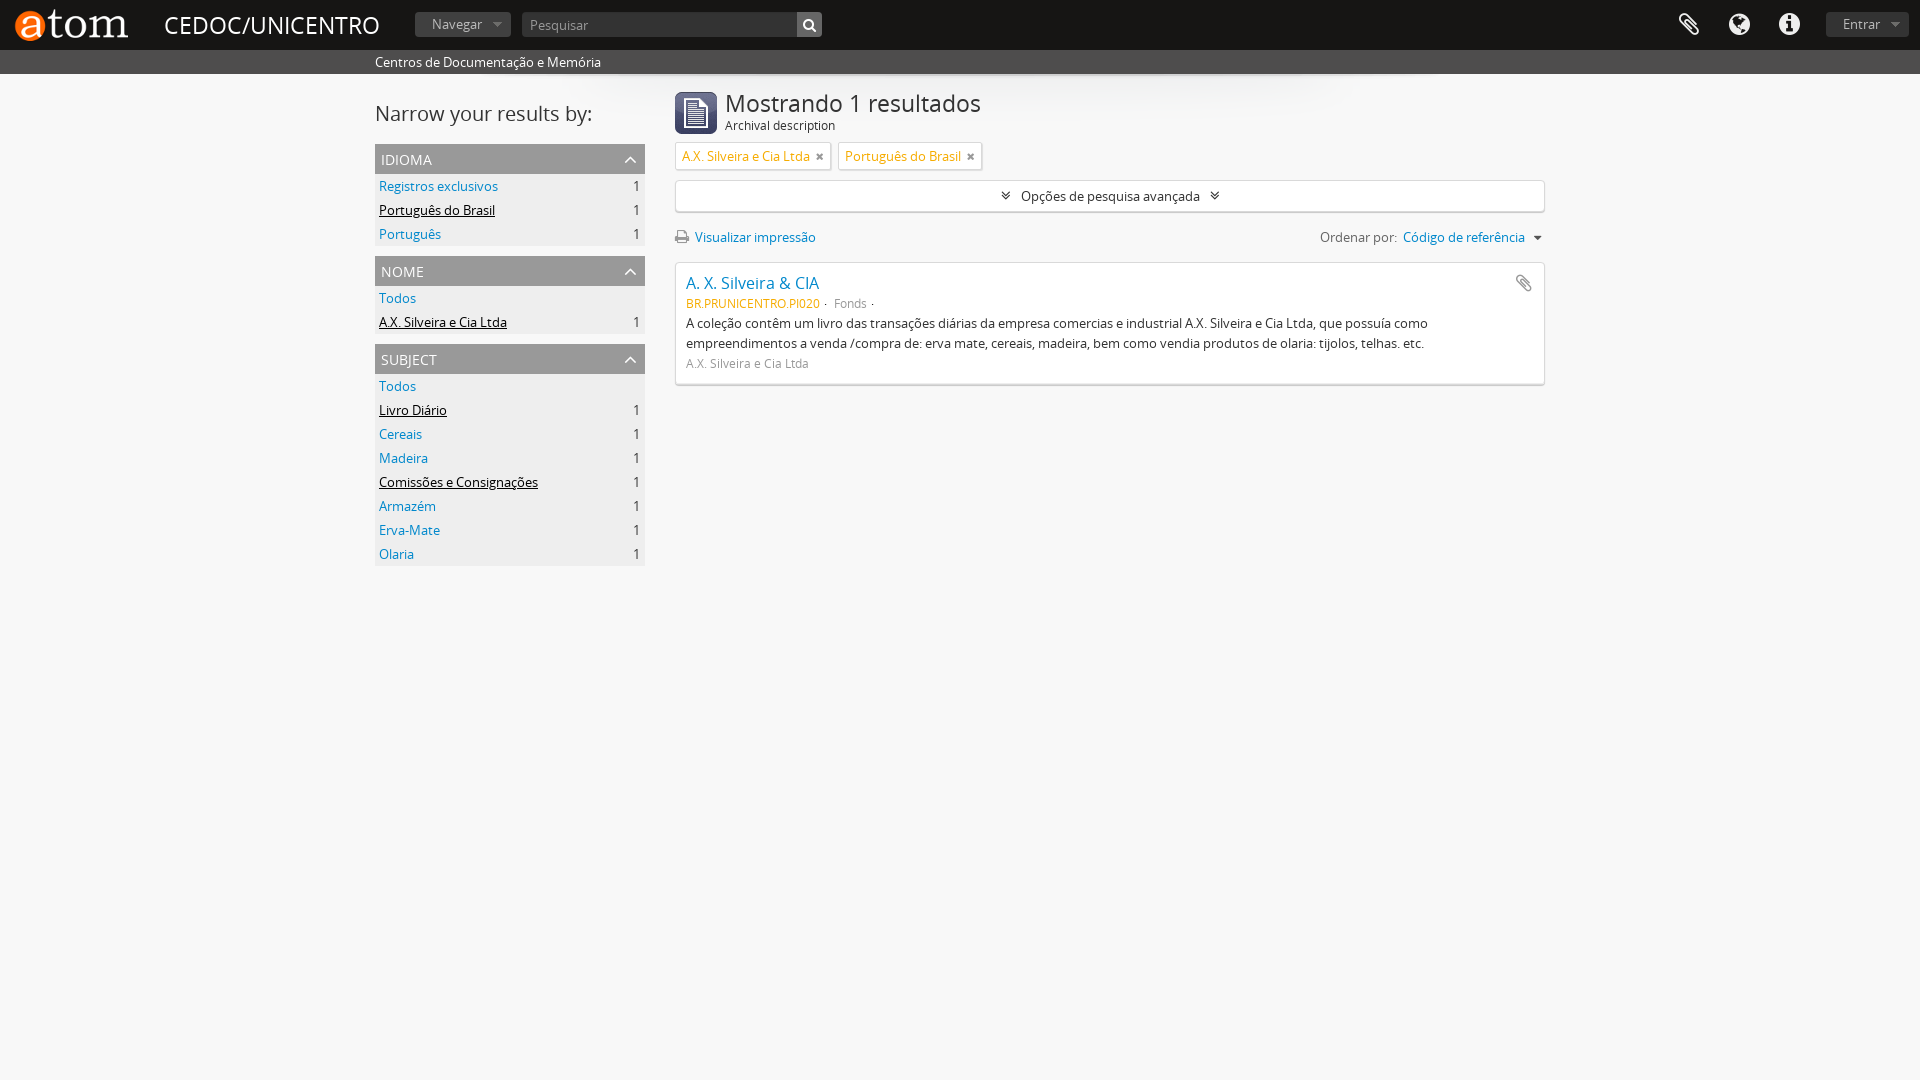  I want to click on 'Olaria', so click(396, 554).